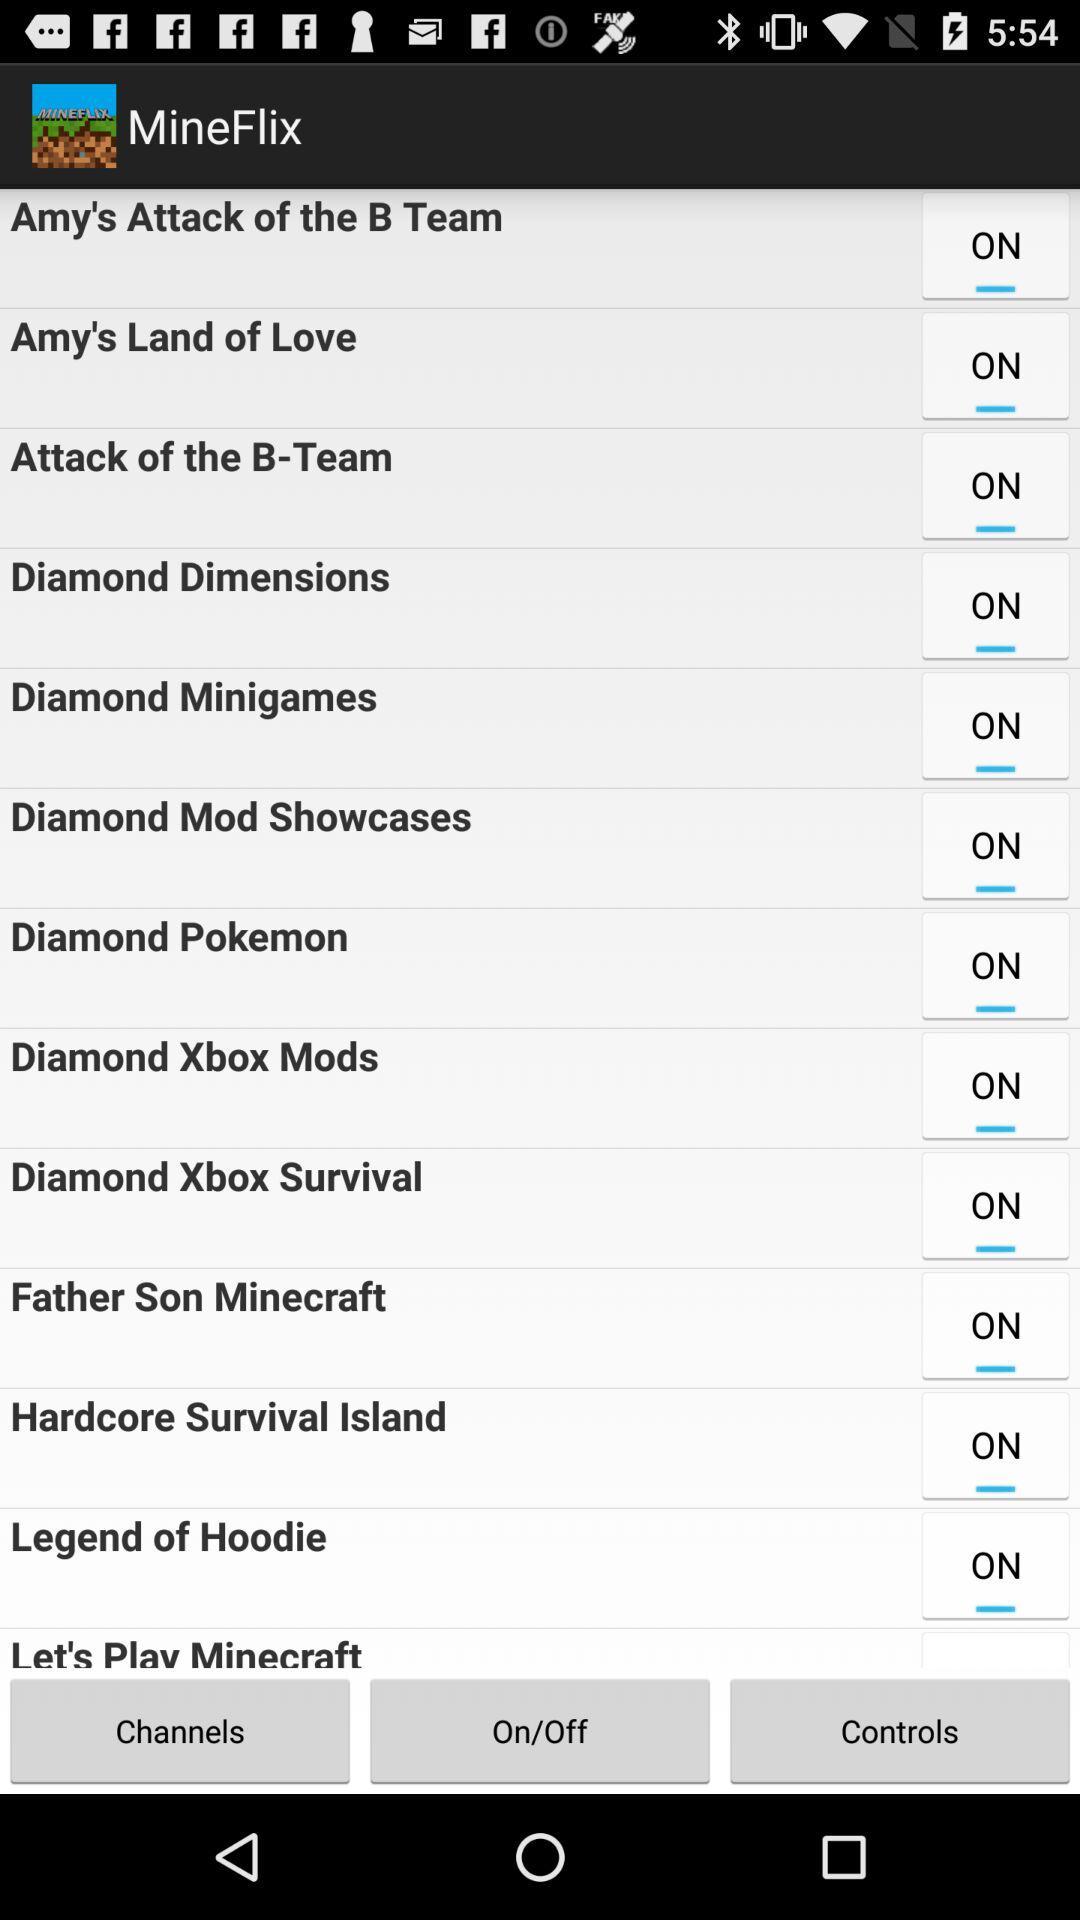 This screenshot has width=1080, height=1920. Describe the element at coordinates (173, 968) in the screenshot. I see `the icon next to the on item` at that location.